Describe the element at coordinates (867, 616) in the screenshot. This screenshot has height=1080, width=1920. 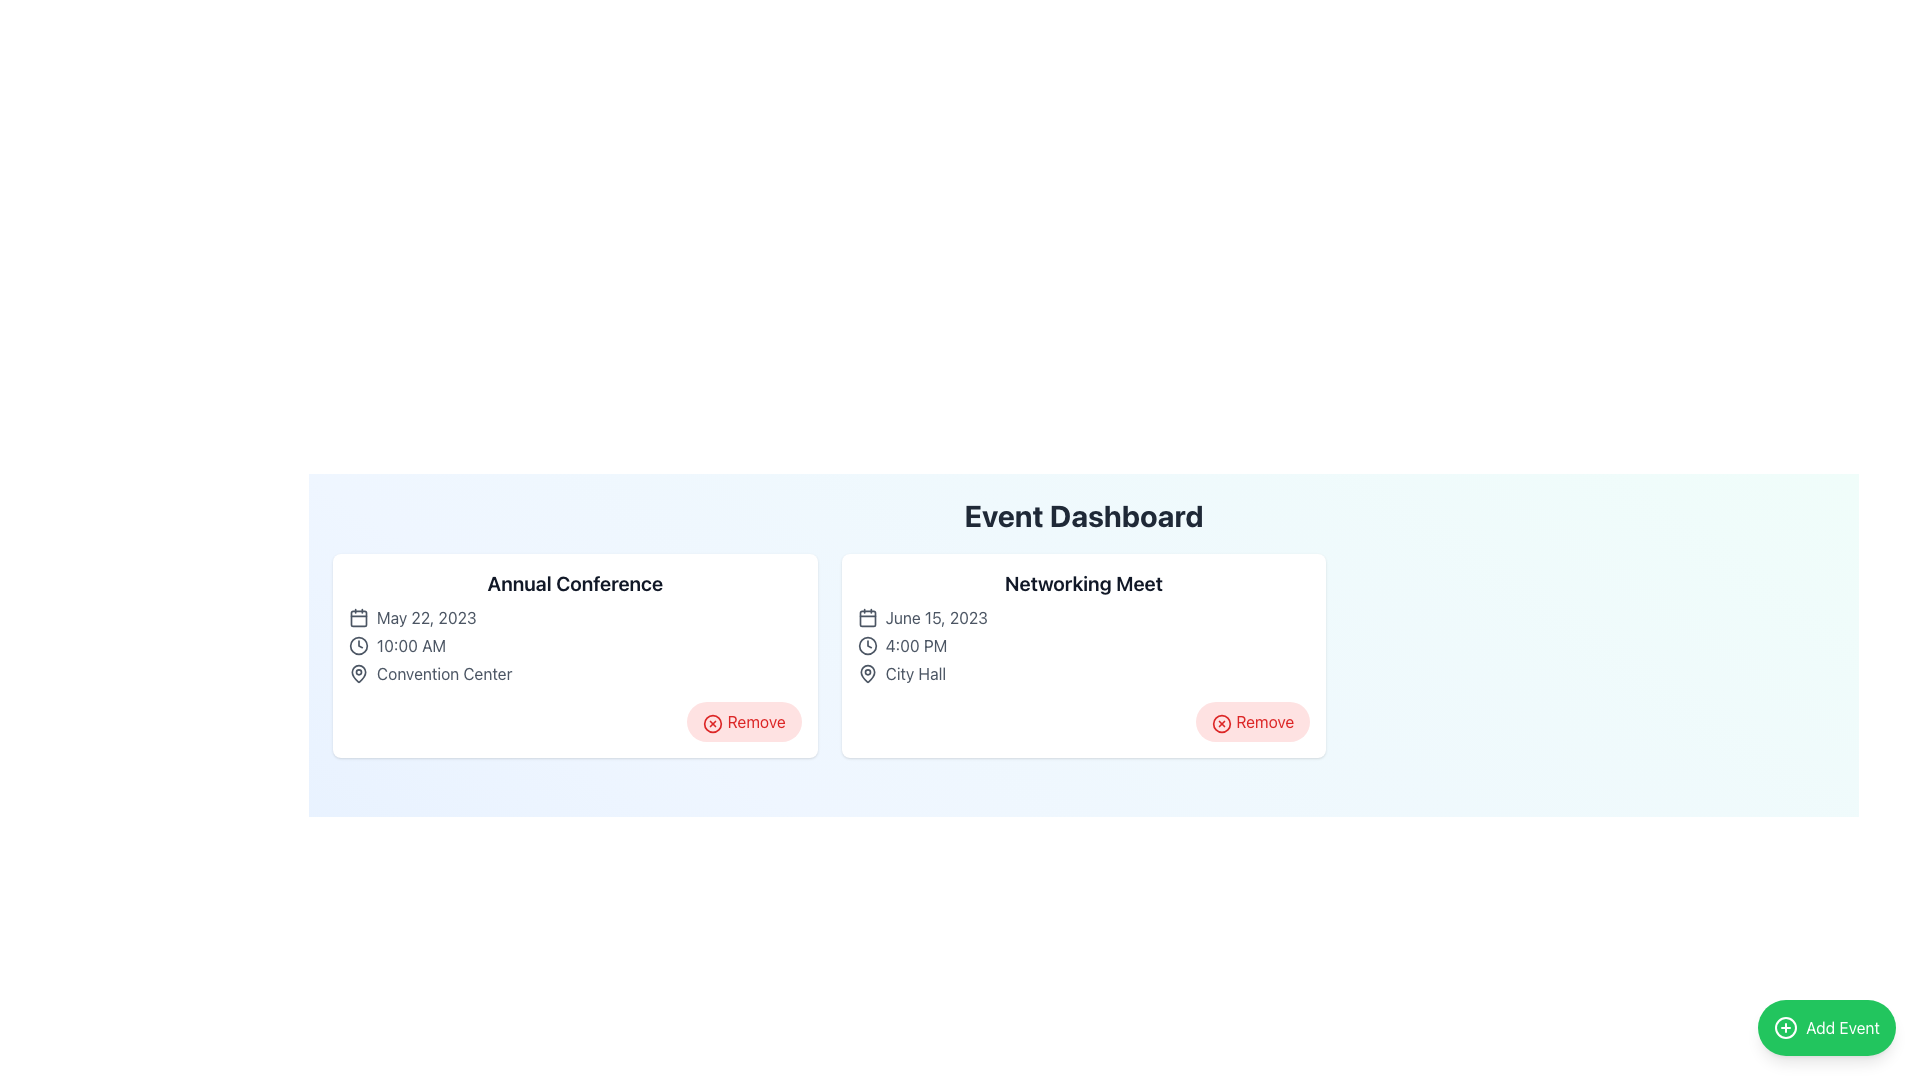
I see `the calendar icon located to the left of the 'June 15, 2023' date text under the 'Networking Meet' header in the second card` at that location.